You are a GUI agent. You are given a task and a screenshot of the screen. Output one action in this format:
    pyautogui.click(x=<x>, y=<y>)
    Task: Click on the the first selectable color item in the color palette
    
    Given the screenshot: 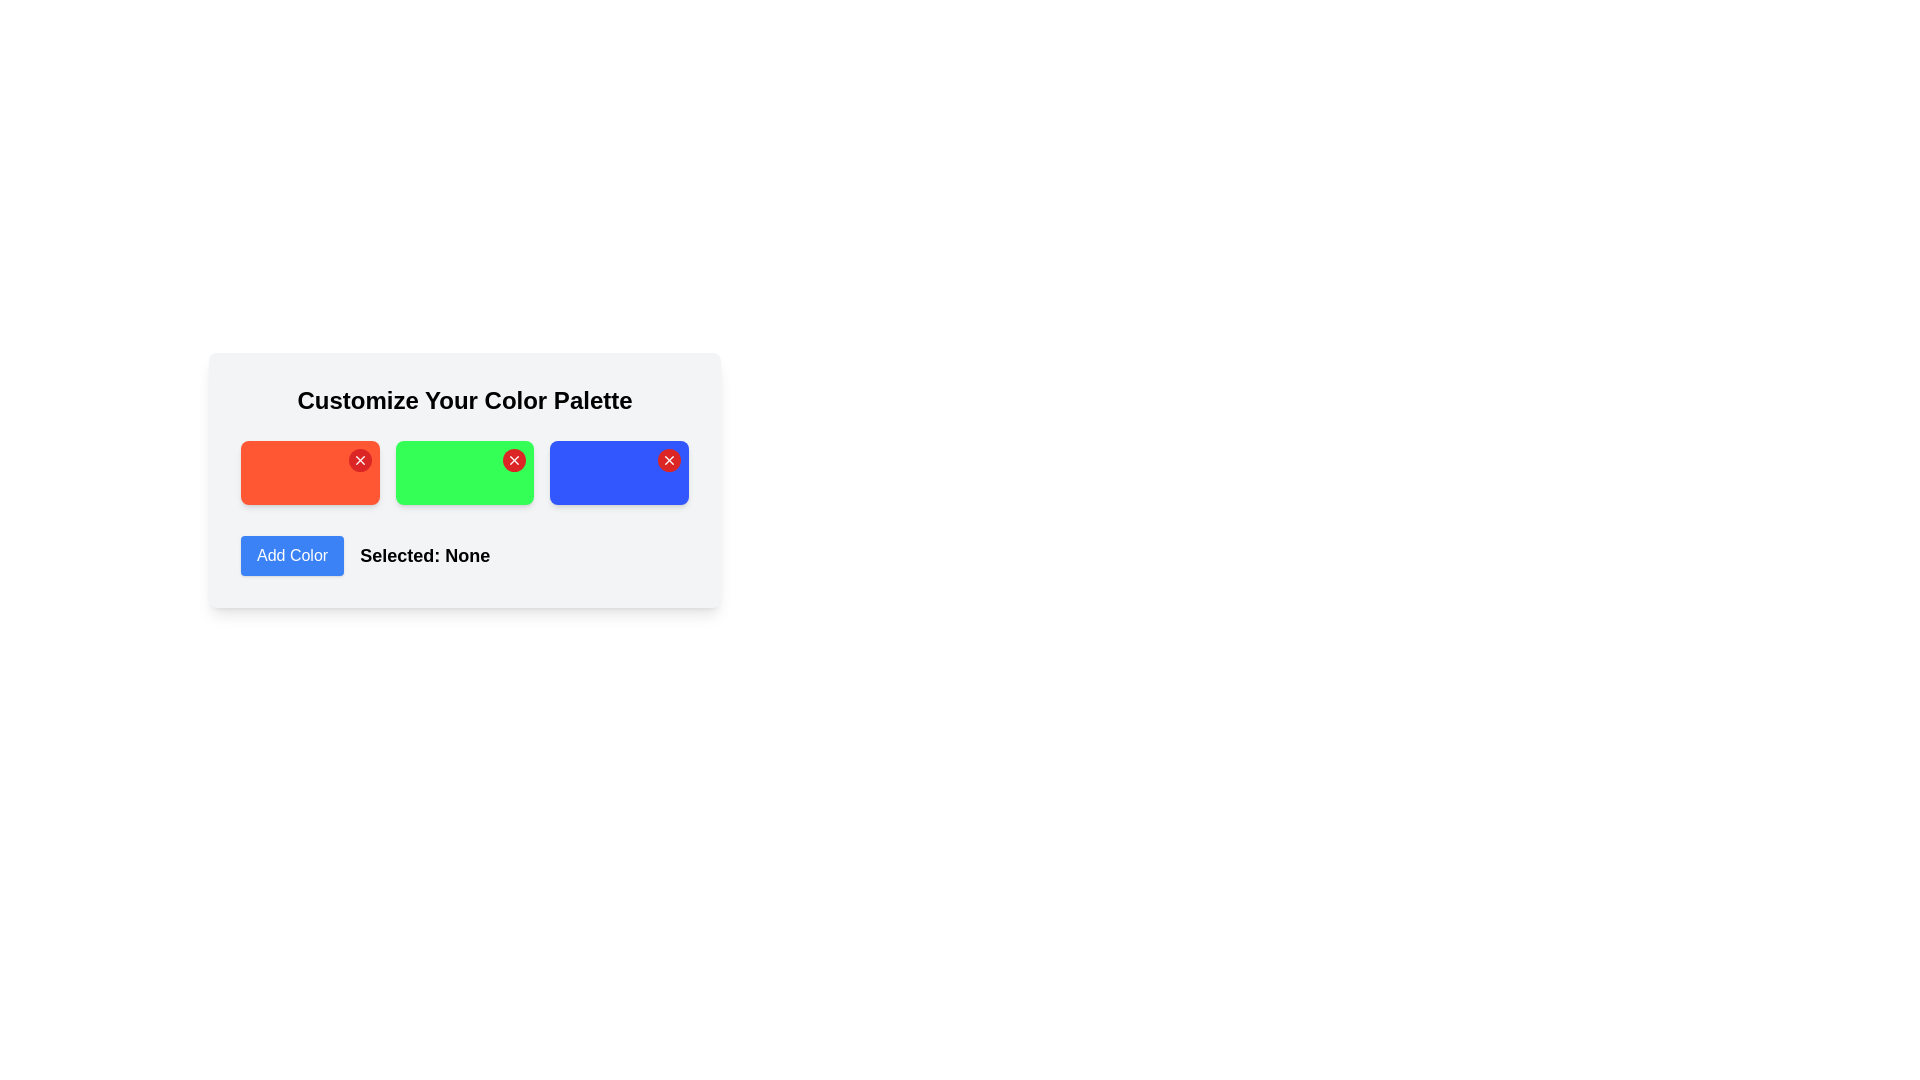 What is the action you would take?
    pyautogui.click(x=309, y=476)
    